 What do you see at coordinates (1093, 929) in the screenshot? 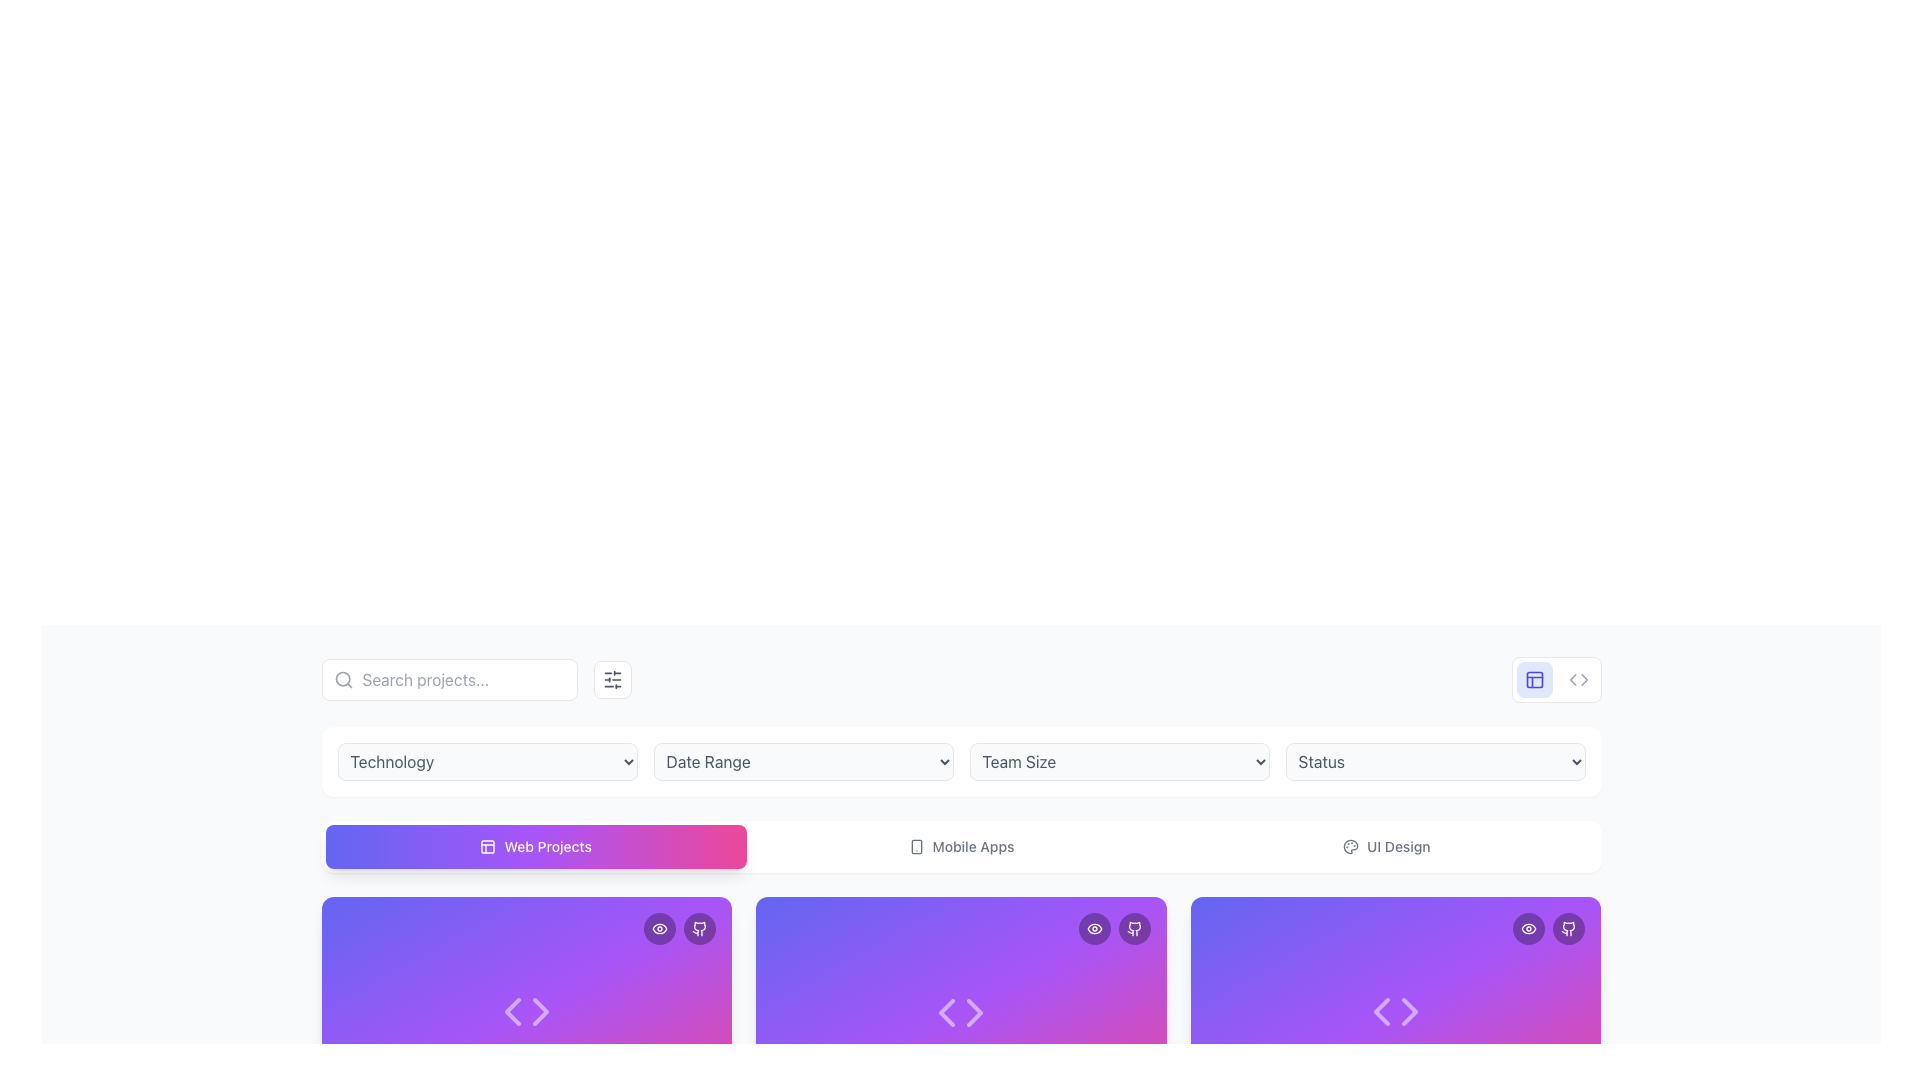
I see `the circular button with a semi-transparent black background and an eye symbol in the upper-right corner of the card` at bounding box center [1093, 929].